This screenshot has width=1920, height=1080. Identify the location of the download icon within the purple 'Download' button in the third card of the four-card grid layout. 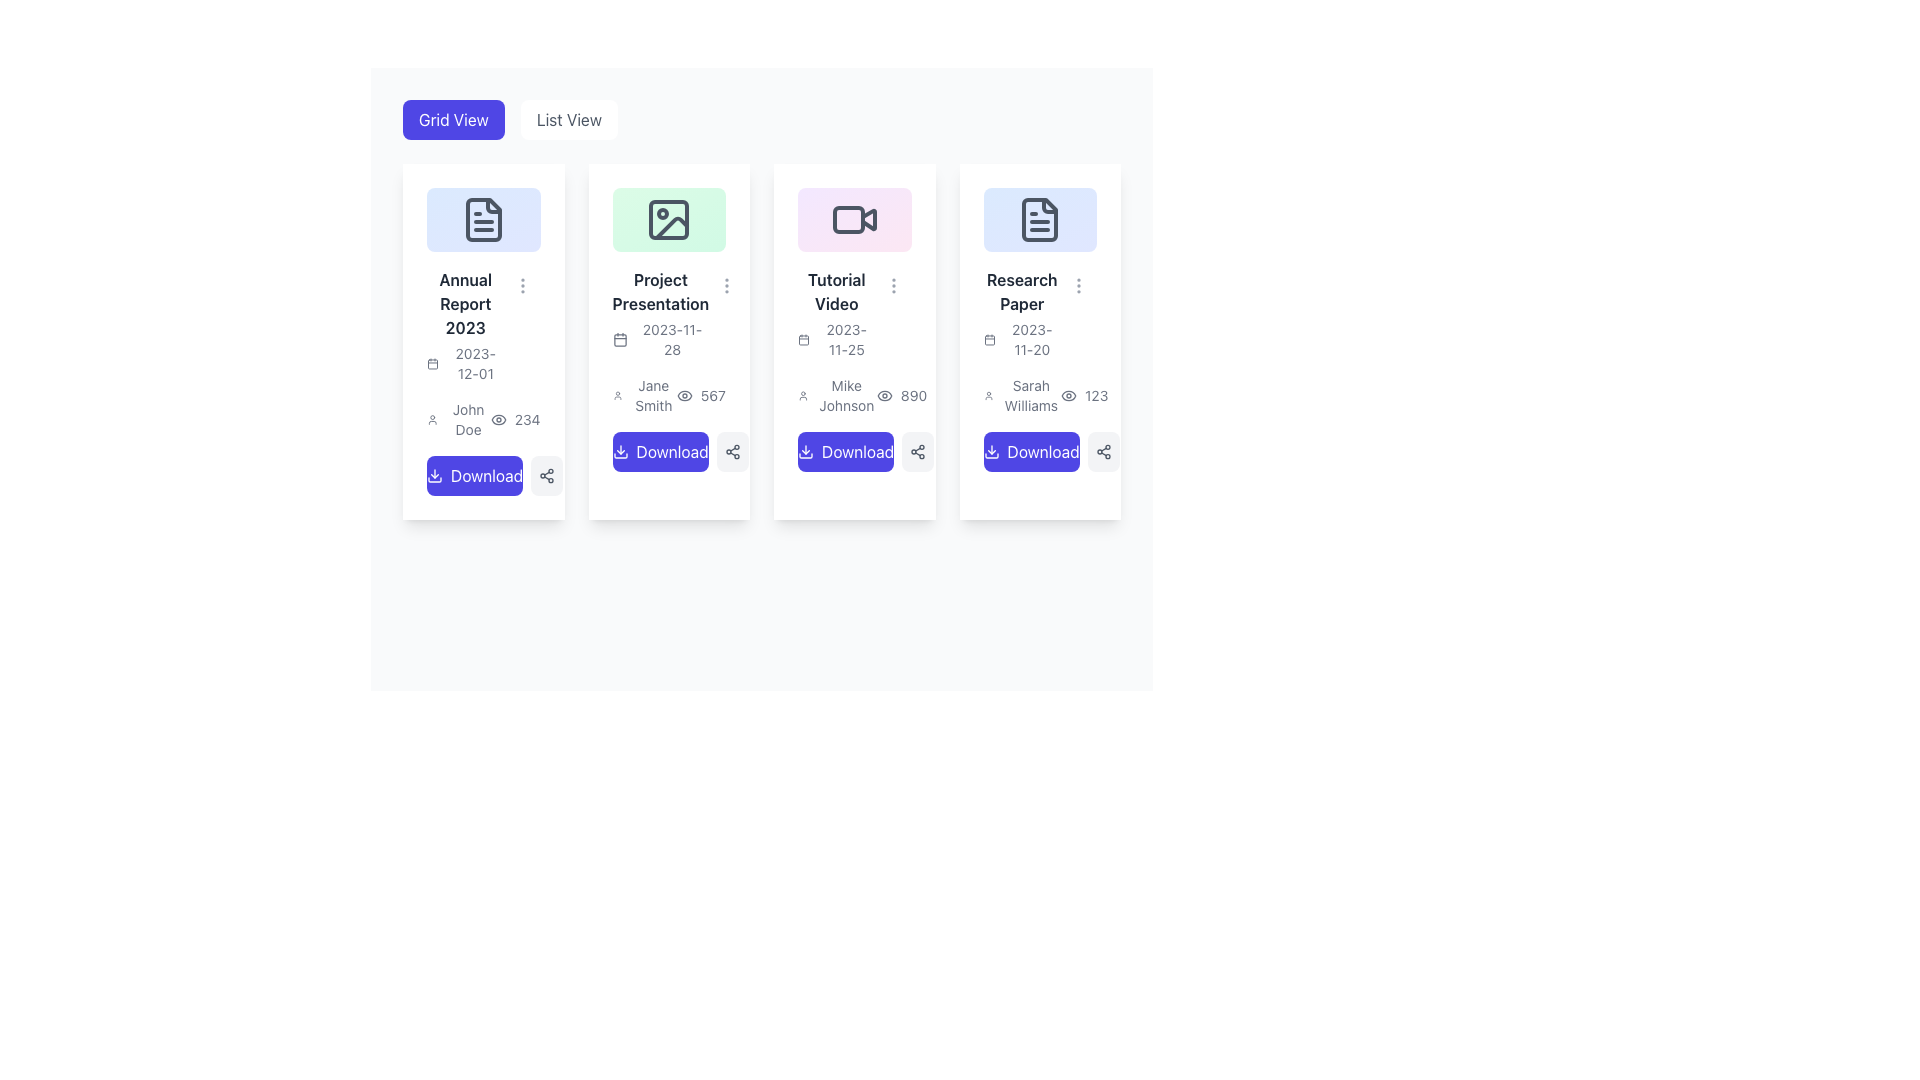
(806, 451).